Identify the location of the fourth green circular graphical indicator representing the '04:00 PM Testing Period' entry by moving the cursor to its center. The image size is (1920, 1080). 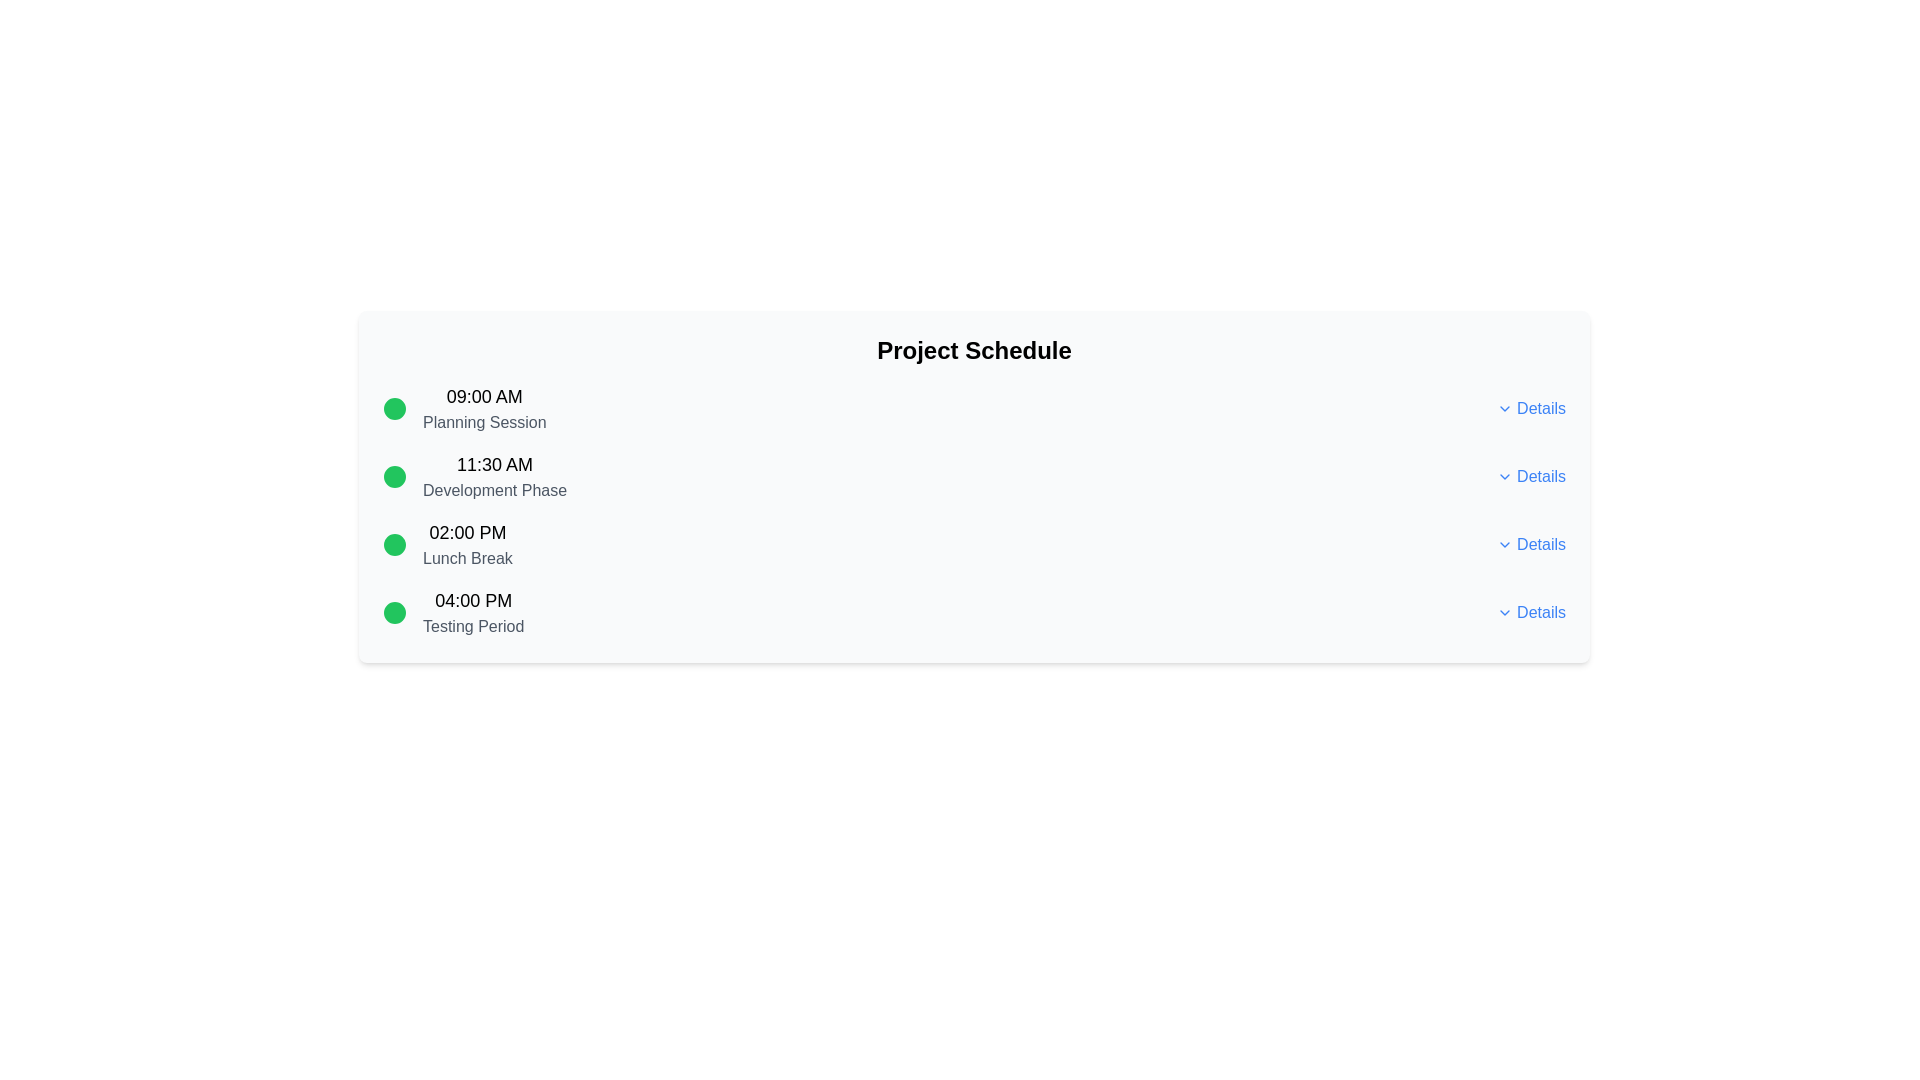
(394, 612).